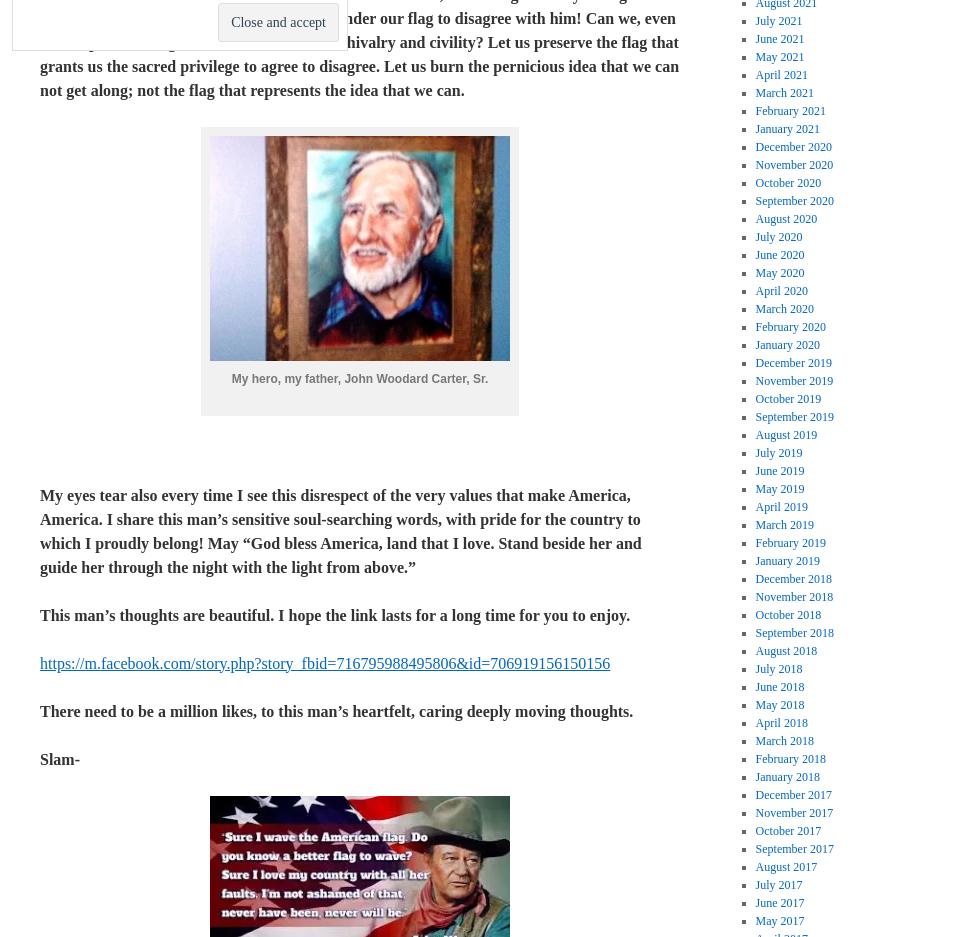 The height and width of the screenshot is (937, 980). I want to click on 'March 2021', so click(784, 92).